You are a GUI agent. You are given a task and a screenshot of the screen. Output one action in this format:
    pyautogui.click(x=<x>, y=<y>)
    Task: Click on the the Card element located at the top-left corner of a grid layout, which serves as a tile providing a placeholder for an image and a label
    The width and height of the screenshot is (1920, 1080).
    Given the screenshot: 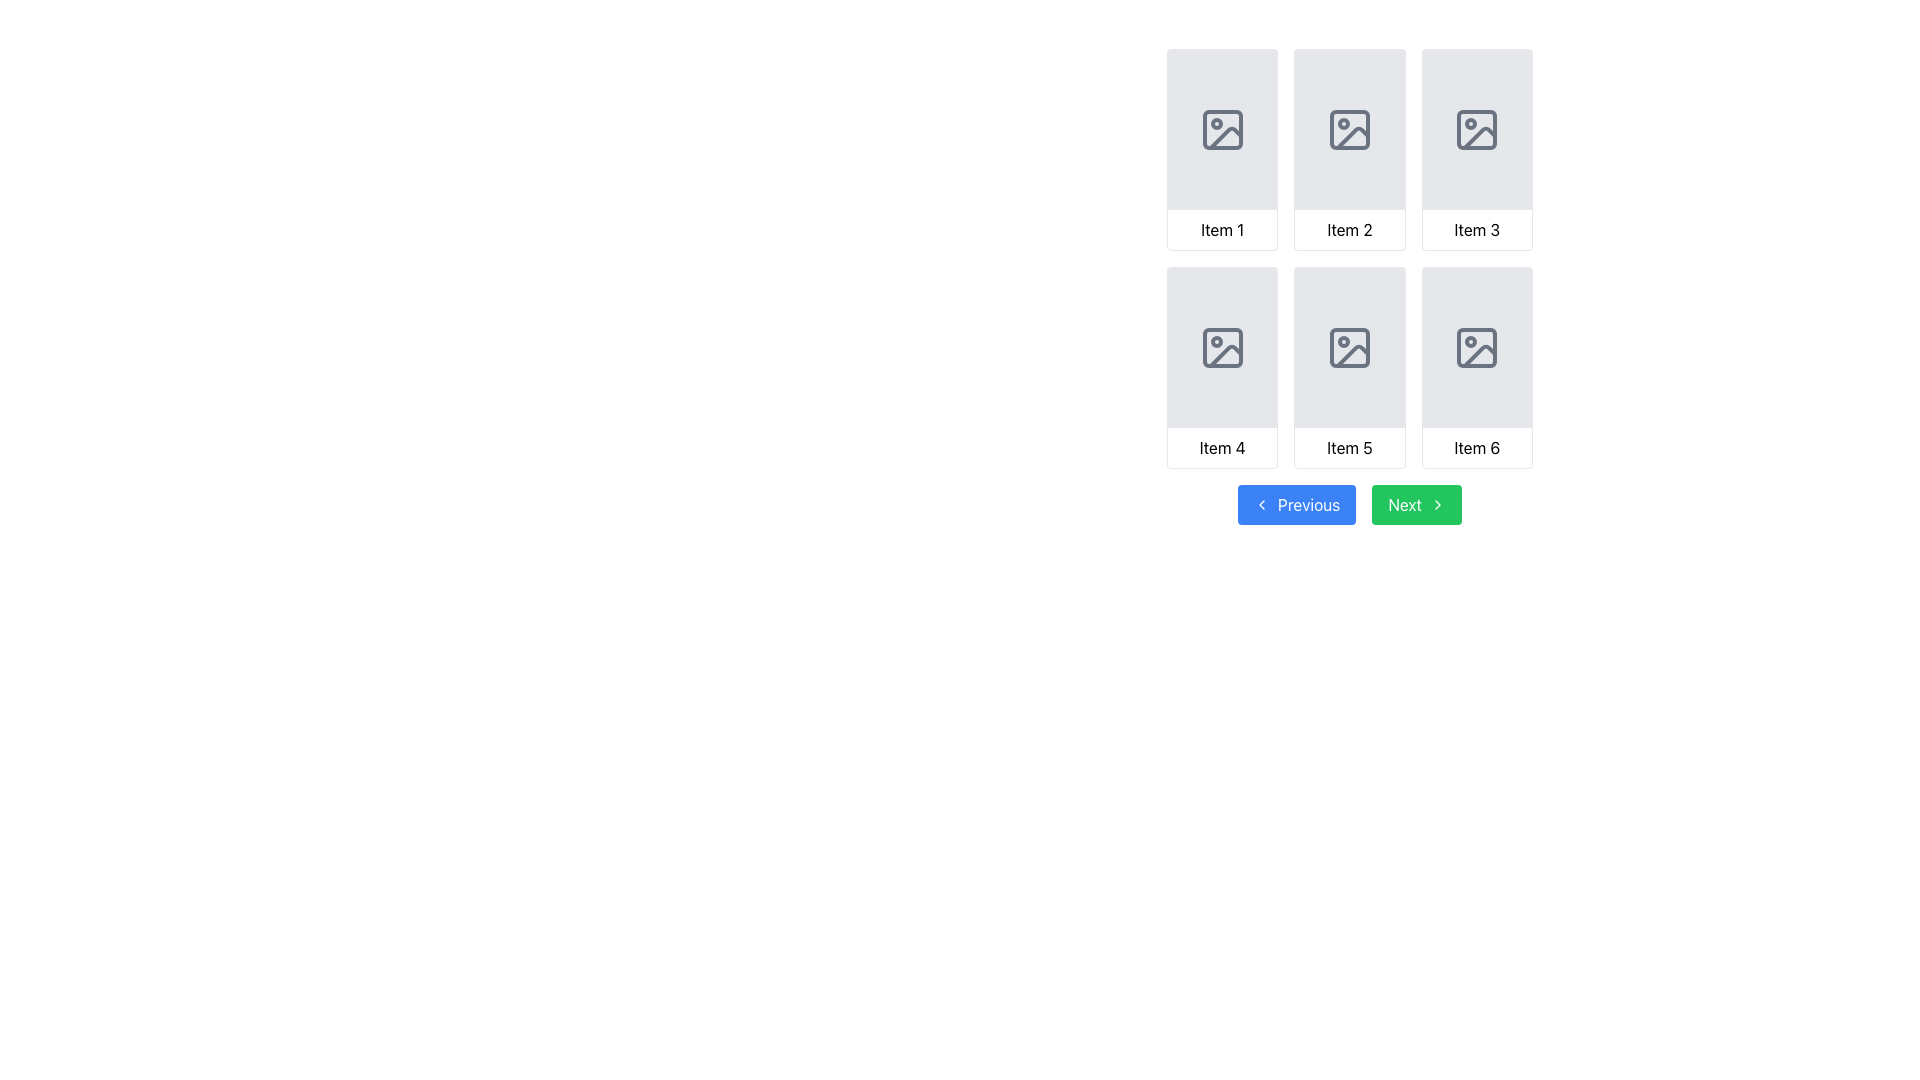 What is the action you would take?
    pyautogui.click(x=1221, y=149)
    